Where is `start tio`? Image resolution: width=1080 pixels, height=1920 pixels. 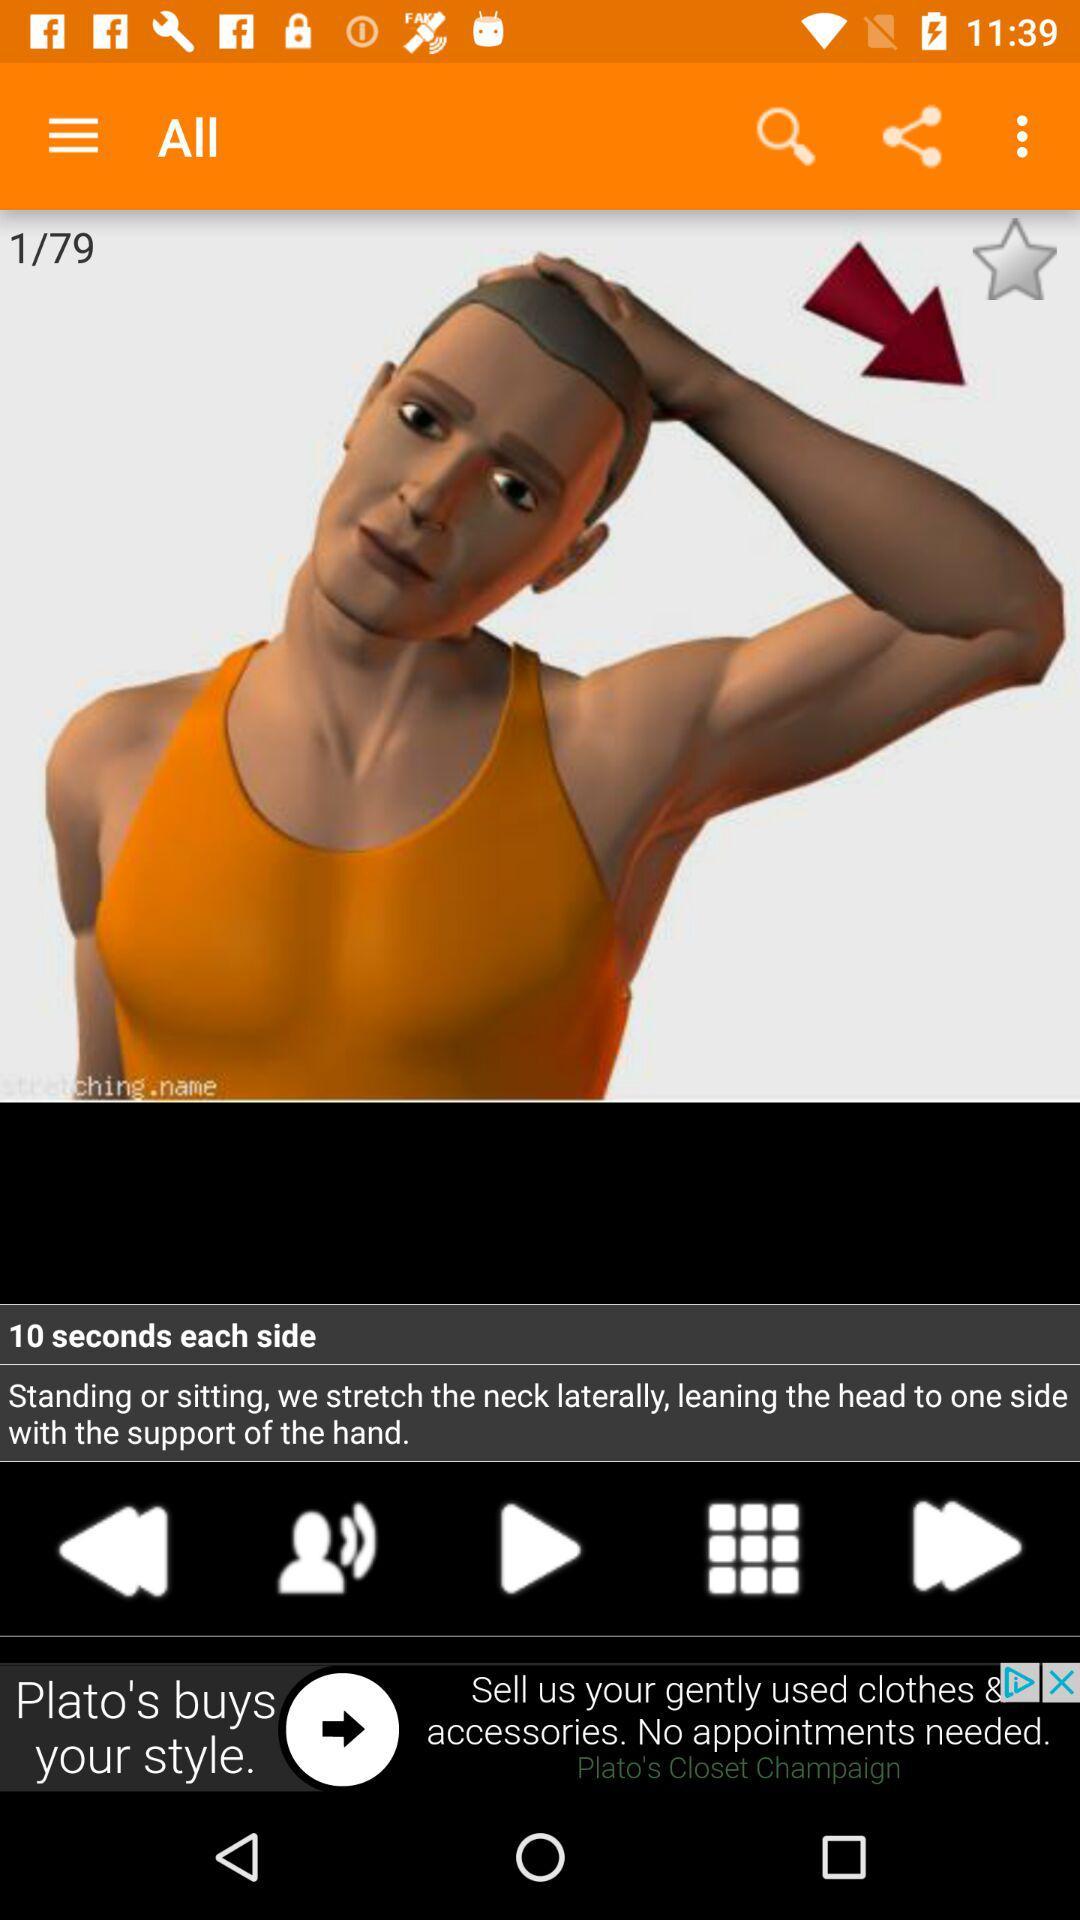
start tio is located at coordinates (540, 1547).